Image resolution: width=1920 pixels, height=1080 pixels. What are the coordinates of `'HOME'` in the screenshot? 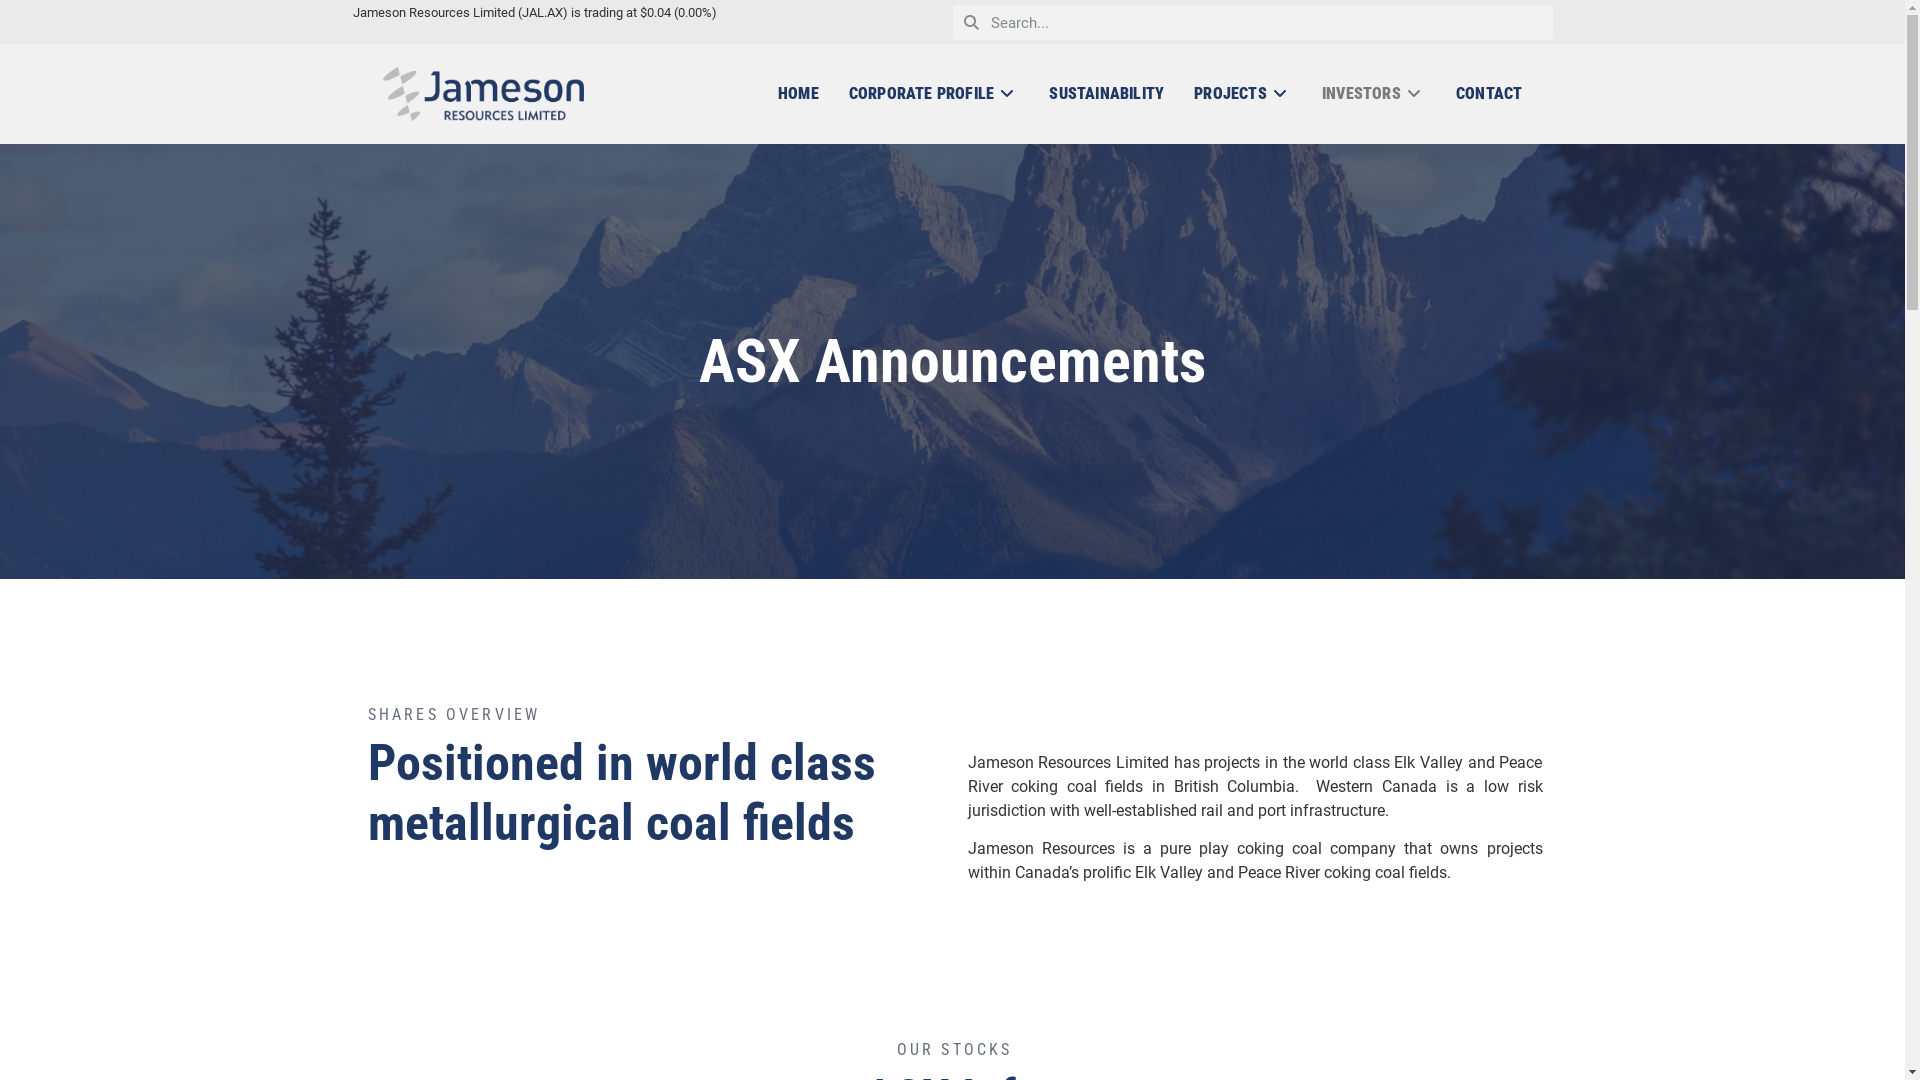 It's located at (806, 93).